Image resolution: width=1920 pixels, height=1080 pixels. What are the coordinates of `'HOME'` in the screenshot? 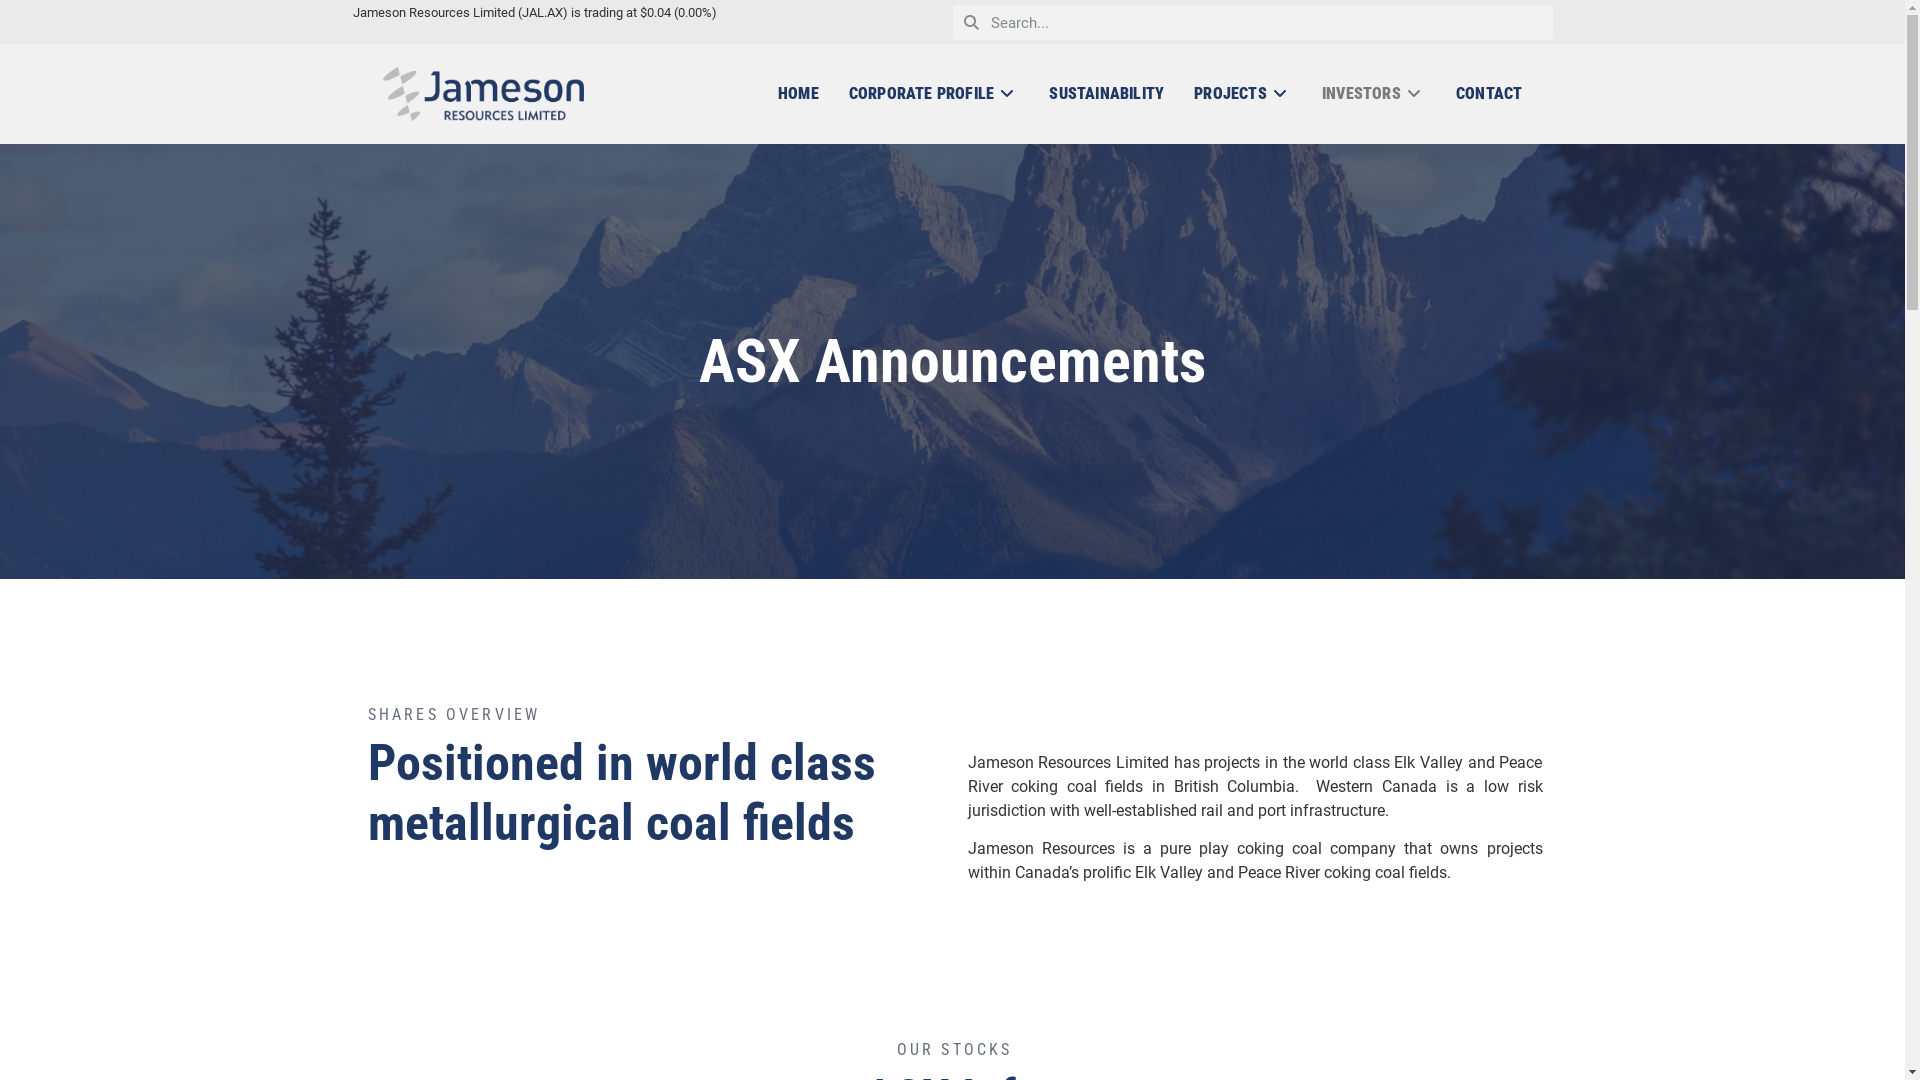 It's located at (806, 93).